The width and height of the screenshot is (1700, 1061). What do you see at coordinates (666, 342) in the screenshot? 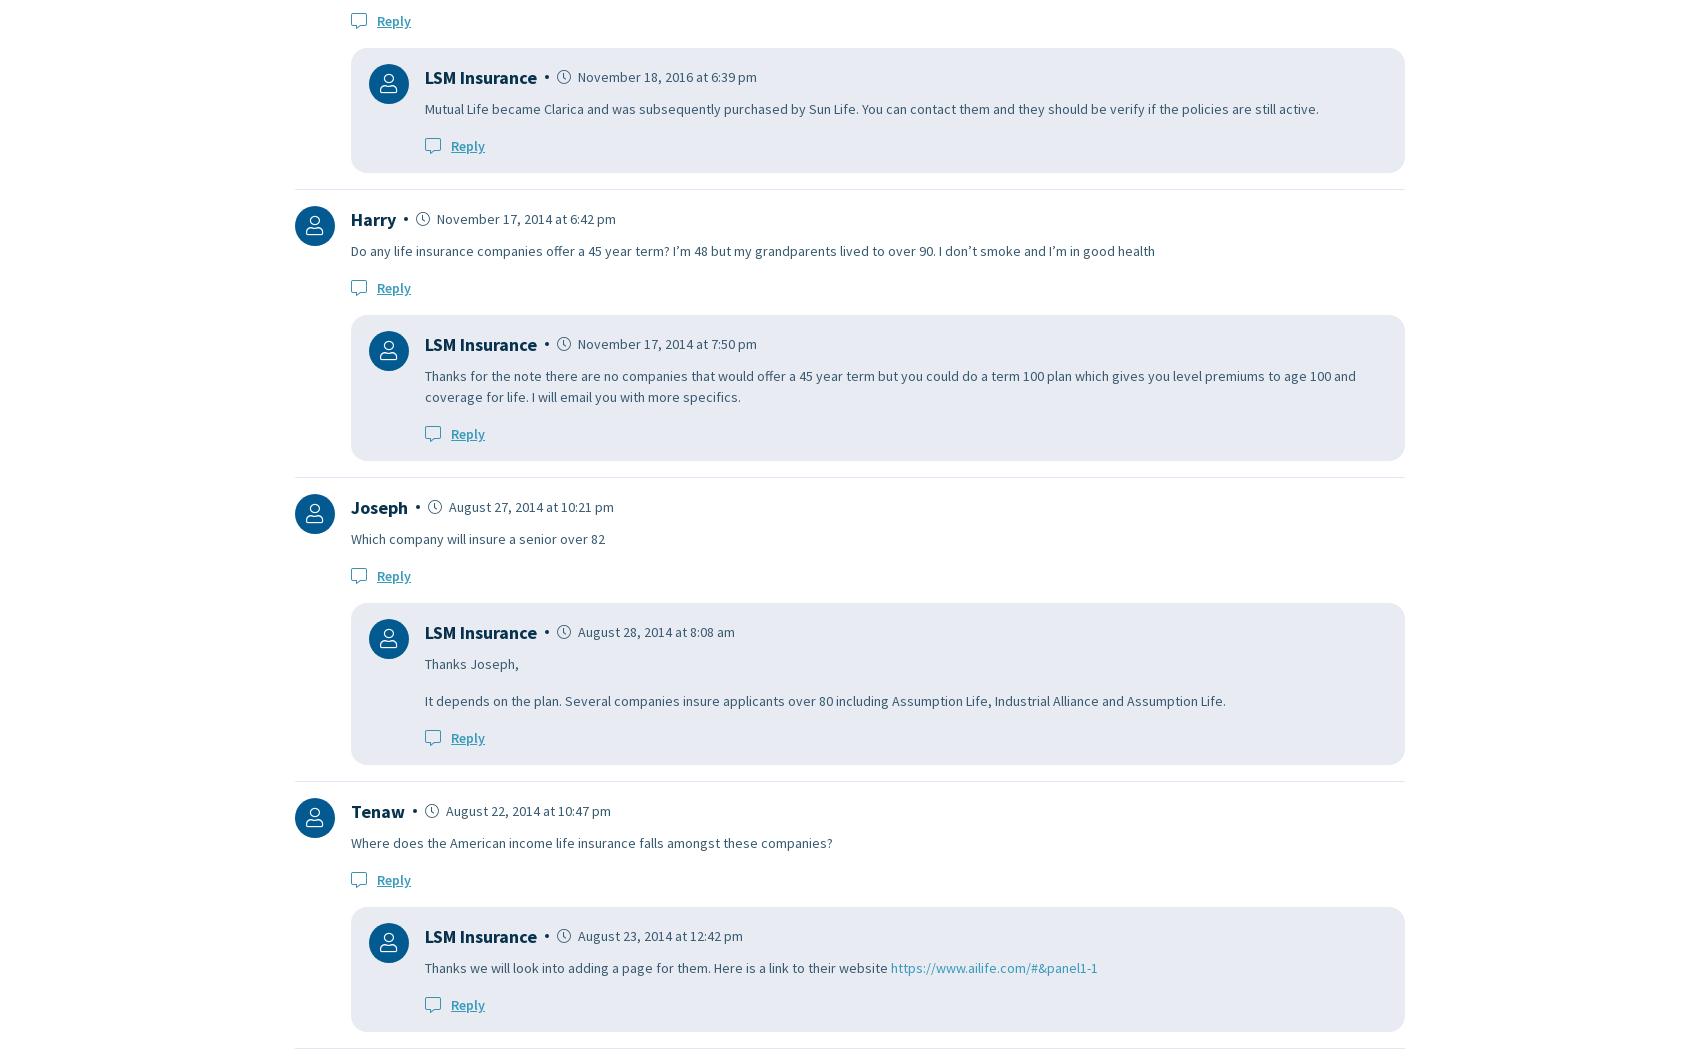
I see `'November 17, 2014 at 7:50 pm'` at bounding box center [666, 342].